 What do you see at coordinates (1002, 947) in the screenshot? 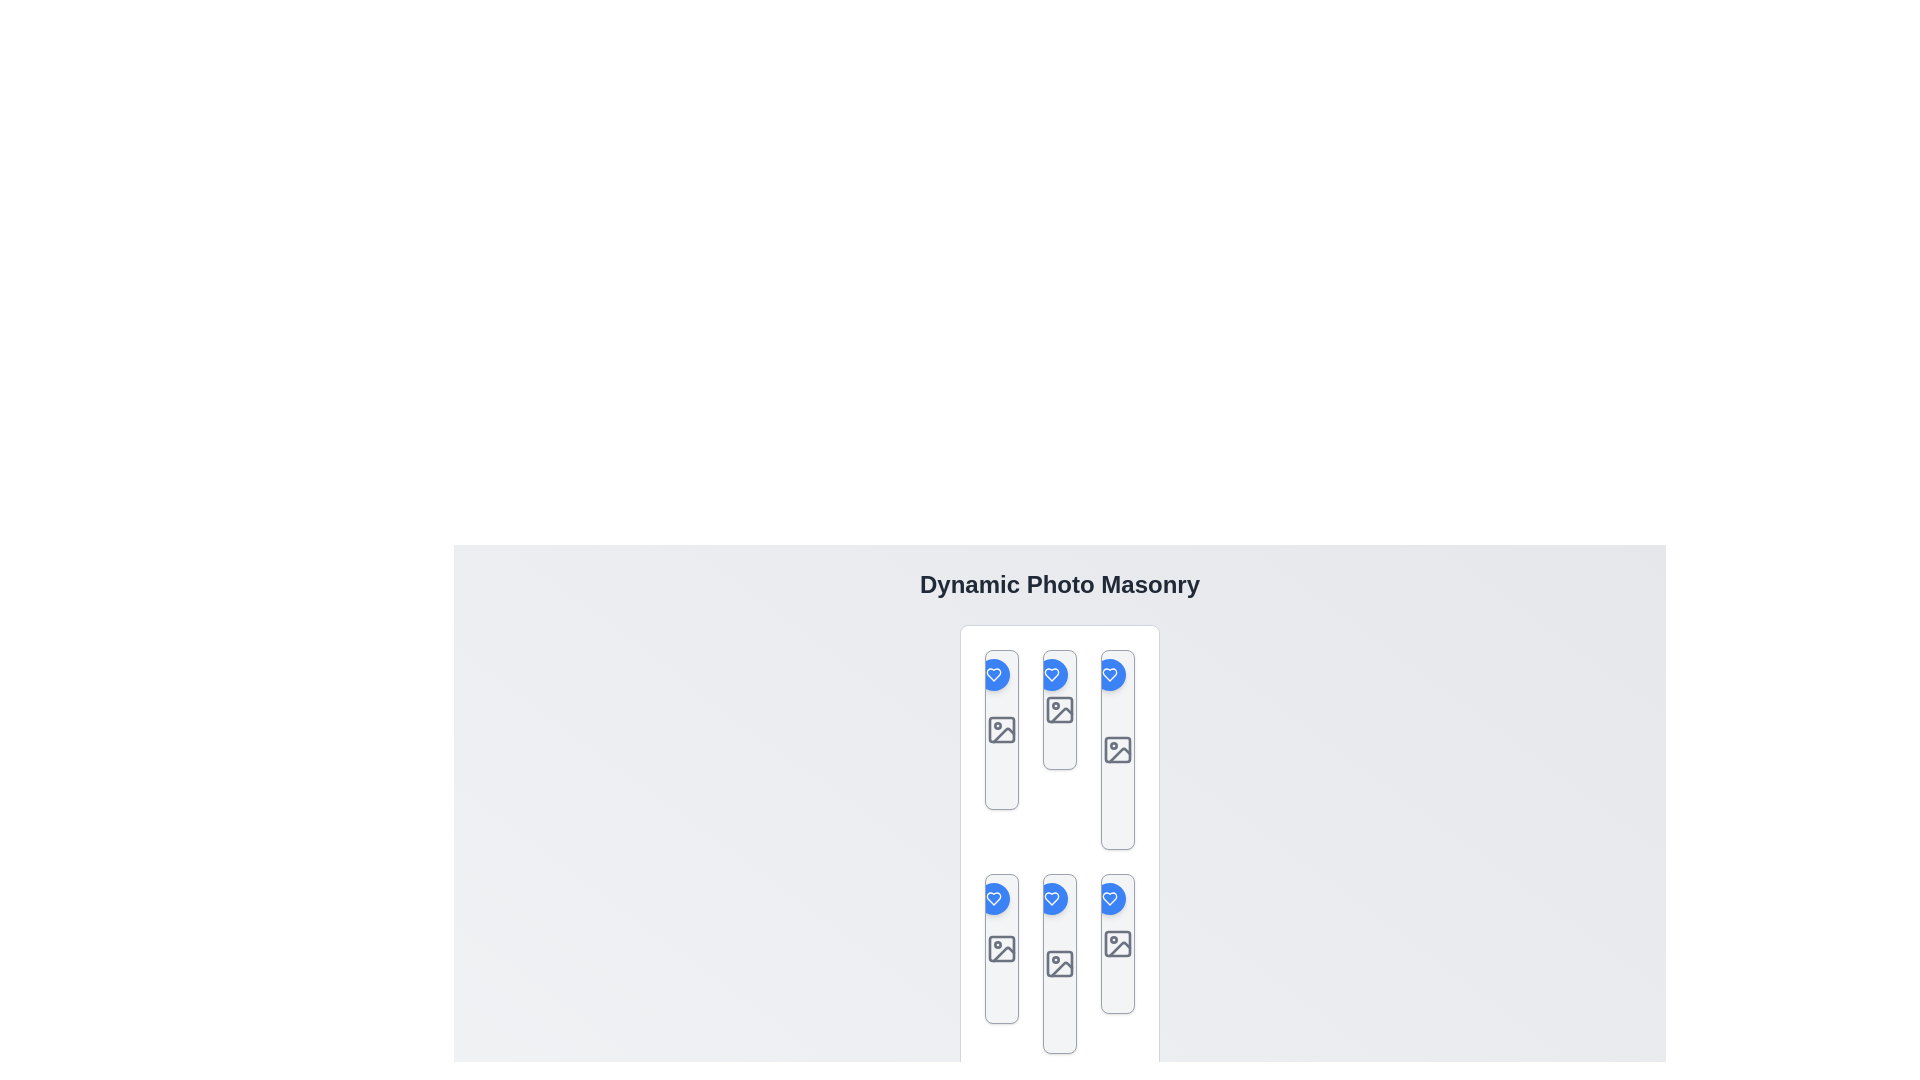
I see `the decorative graphical component, which is a gray square frame with rounded corners located in the lower portion of an image icon in the fourth column and second row of a grid layout` at bounding box center [1002, 947].